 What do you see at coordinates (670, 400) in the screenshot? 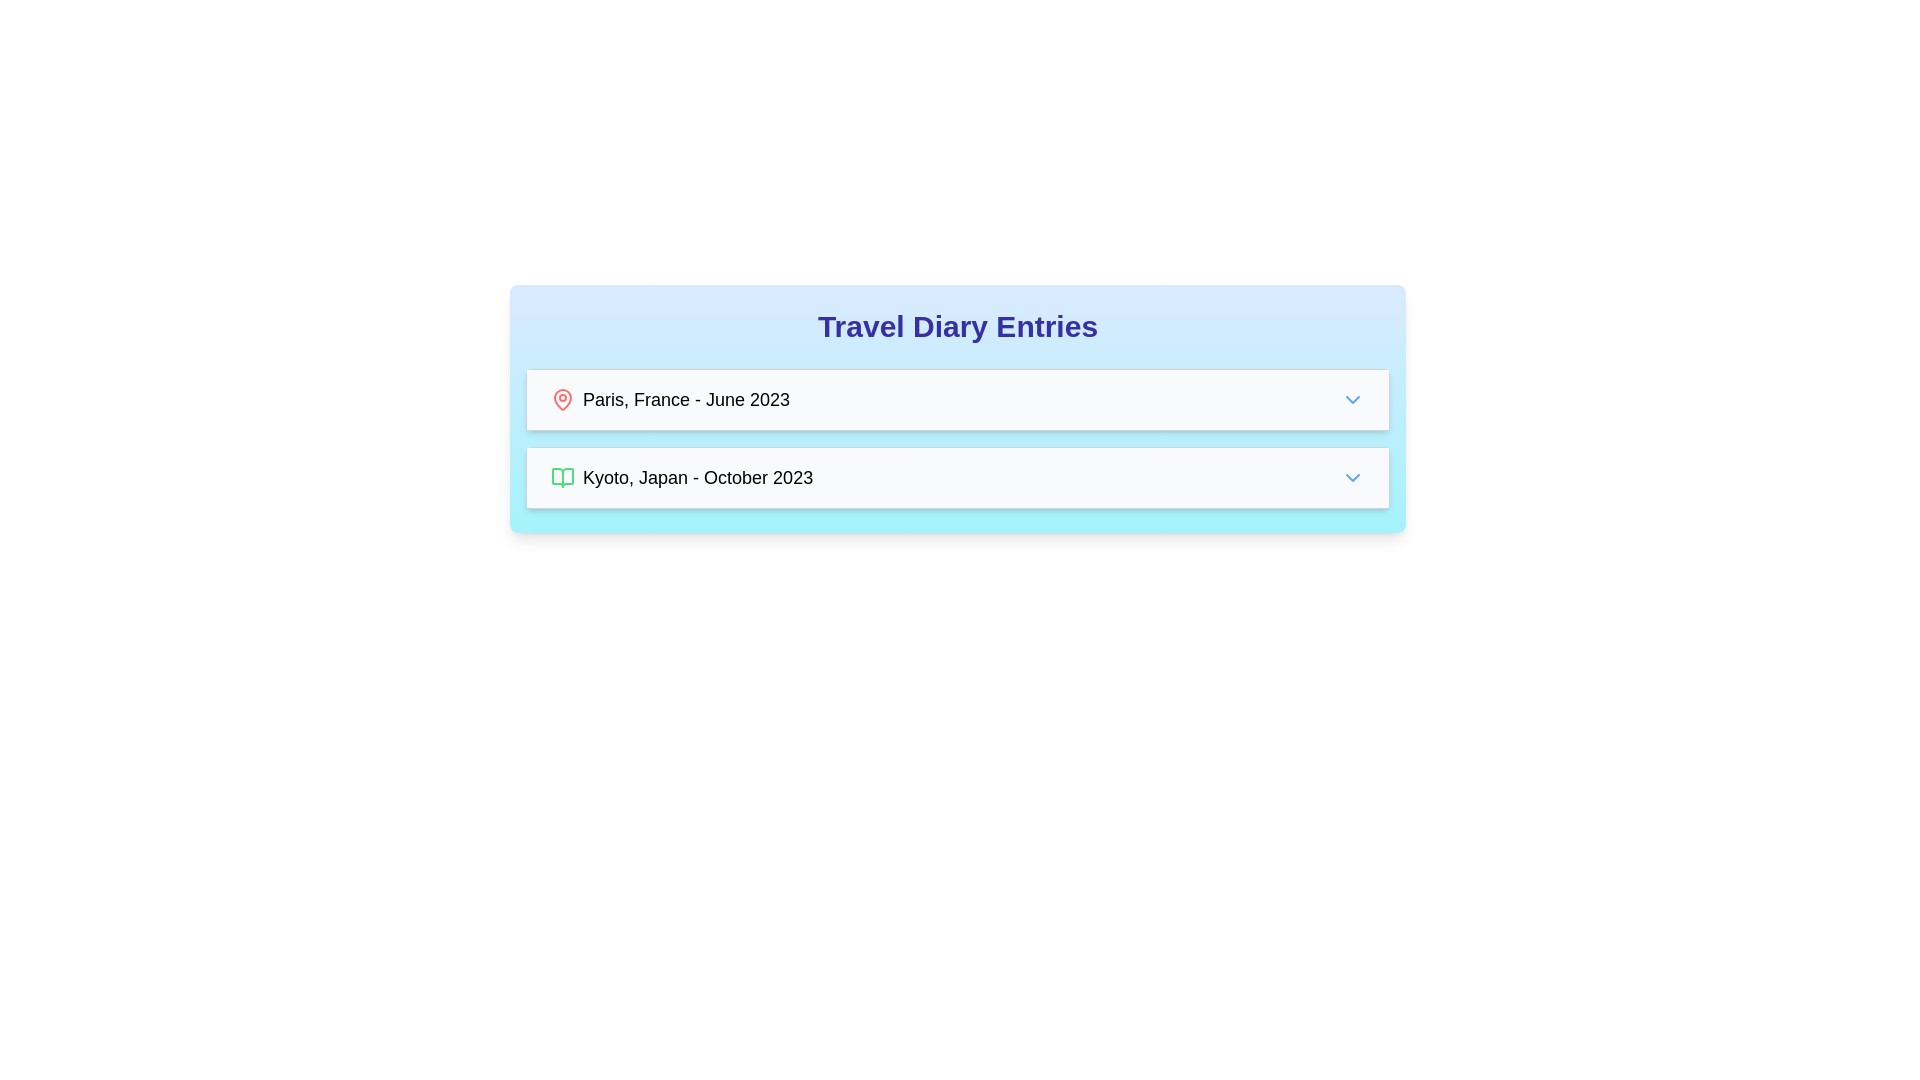
I see `the text entry stating 'Paris, France - June 2023' with an associated red location pin icon` at bounding box center [670, 400].